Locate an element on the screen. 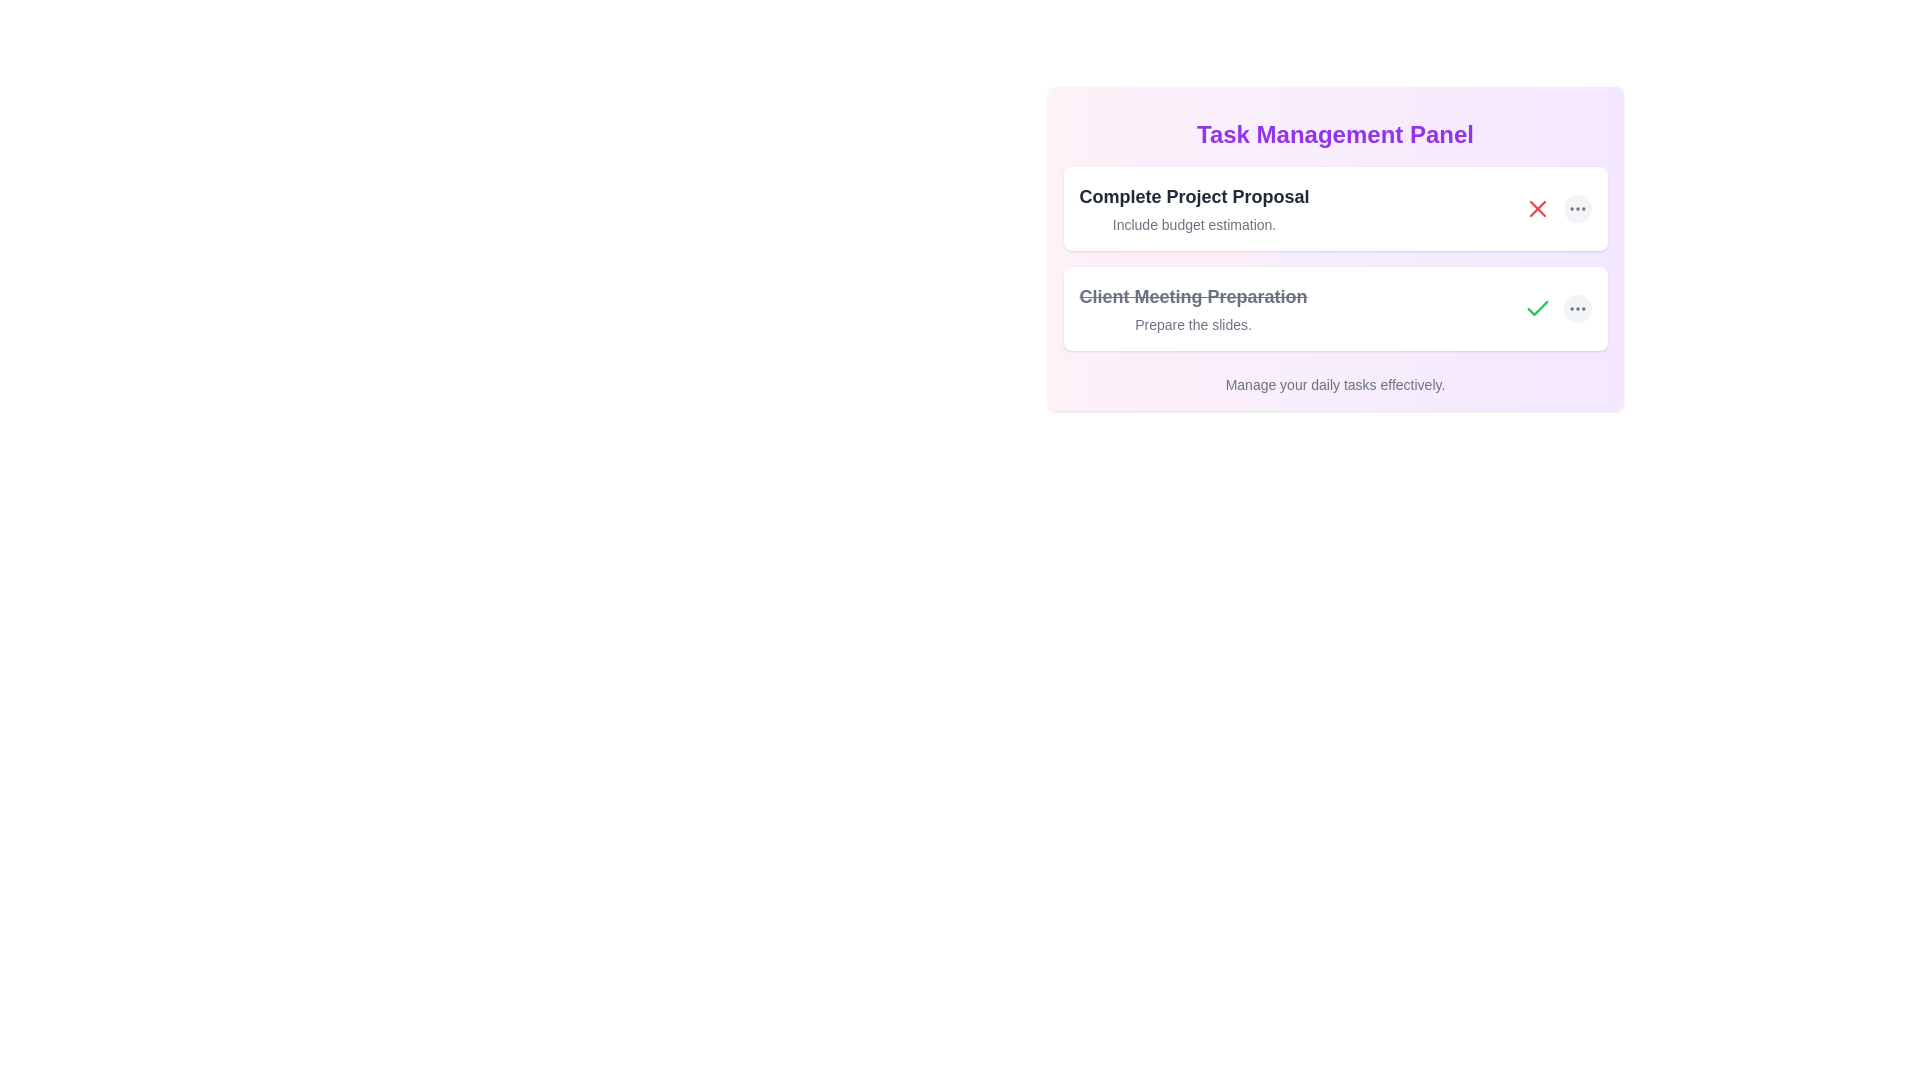 This screenshot has height=1080, width=1920. the second completed task item in the 'Task Management Panel' interface, which displays the title and description of the completed task is located at coordinates (1193, 308).